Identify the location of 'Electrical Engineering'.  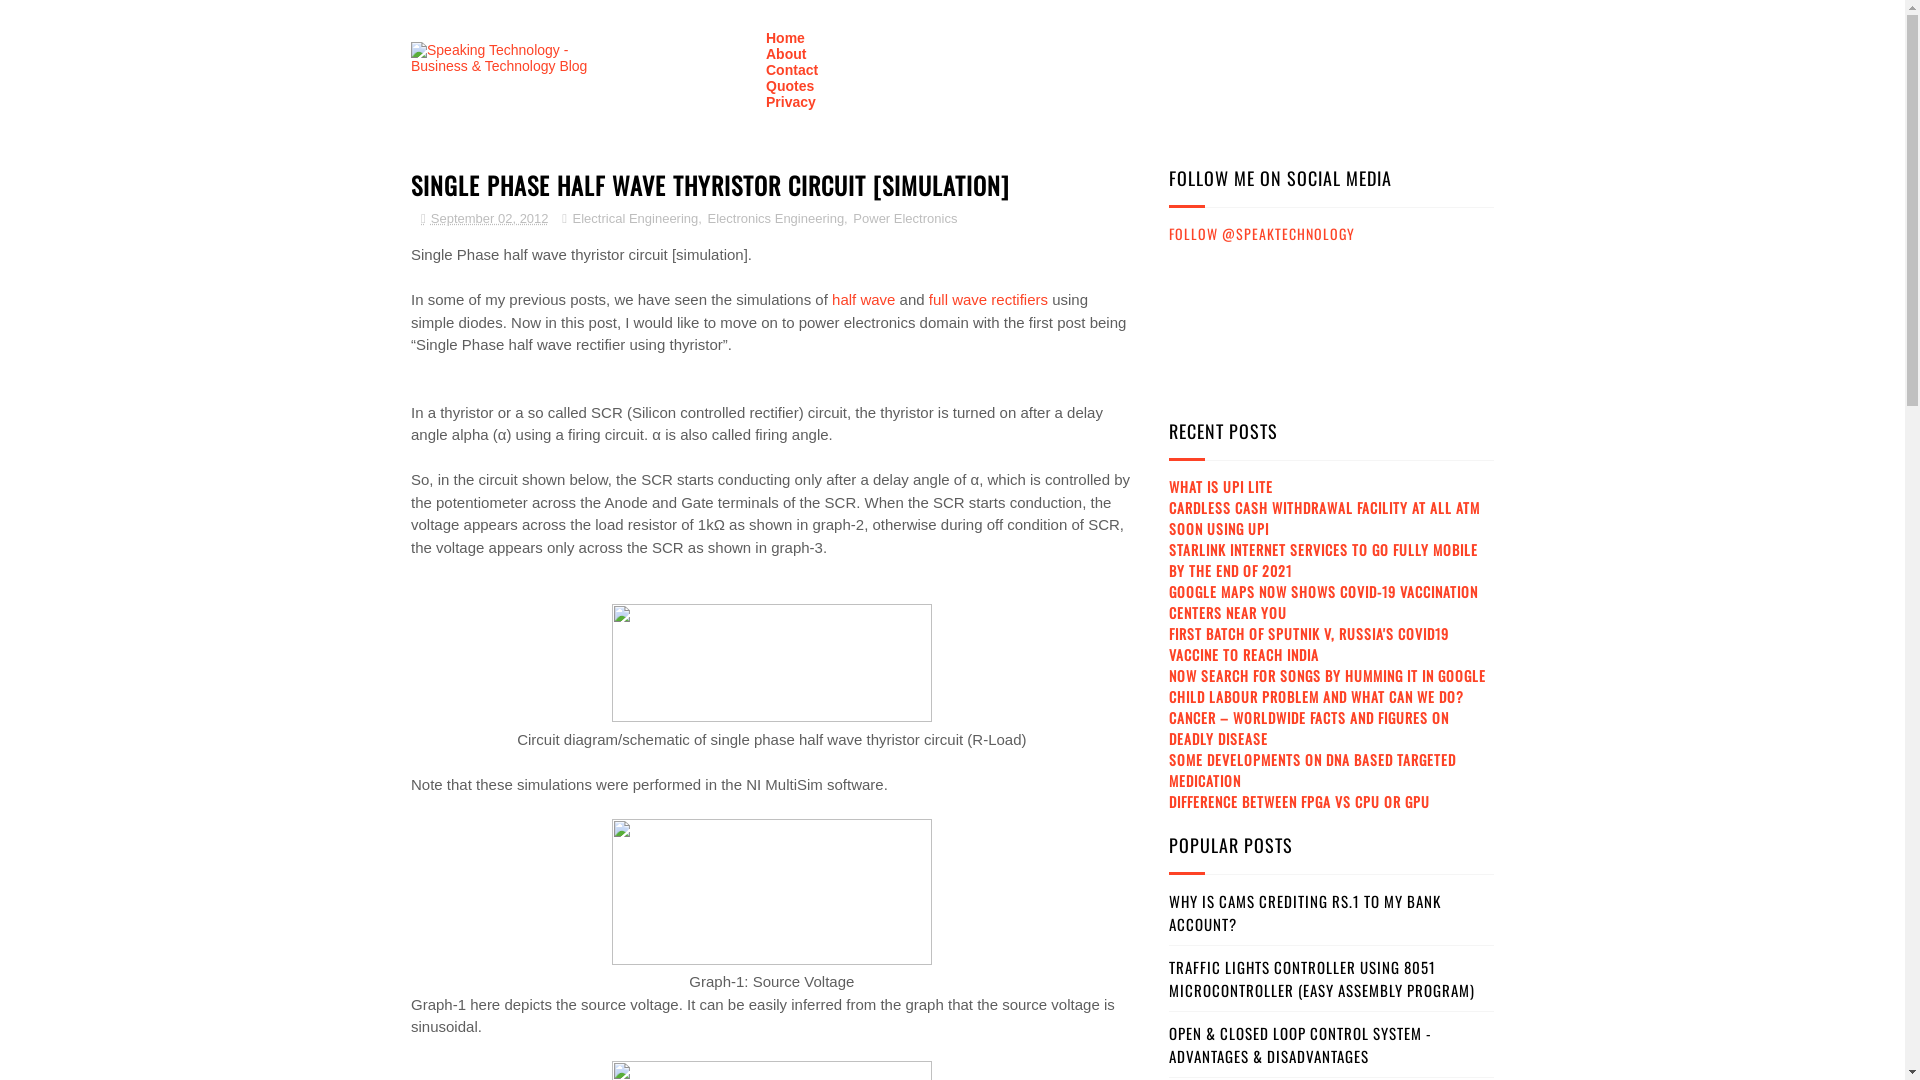
(633, 218).